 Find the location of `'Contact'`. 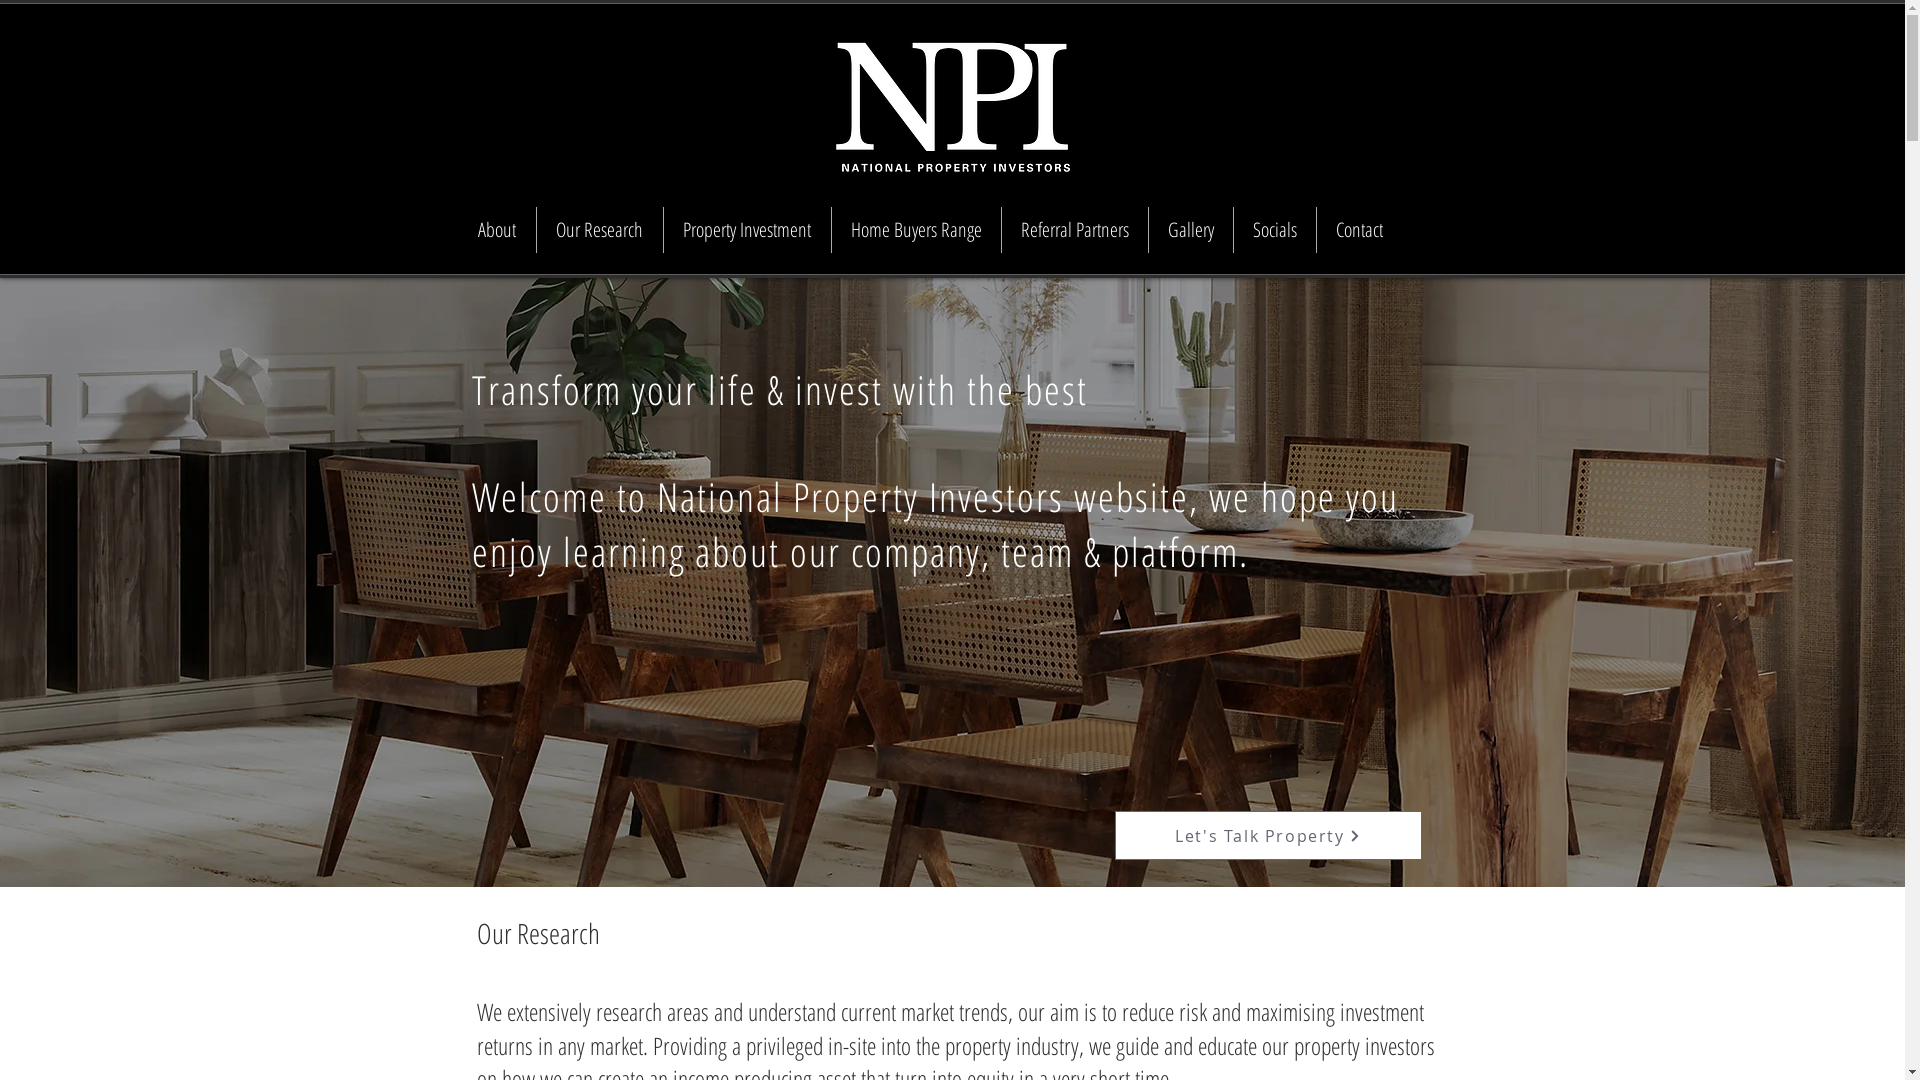

'Contact' is located at coordinates (1358, 229).